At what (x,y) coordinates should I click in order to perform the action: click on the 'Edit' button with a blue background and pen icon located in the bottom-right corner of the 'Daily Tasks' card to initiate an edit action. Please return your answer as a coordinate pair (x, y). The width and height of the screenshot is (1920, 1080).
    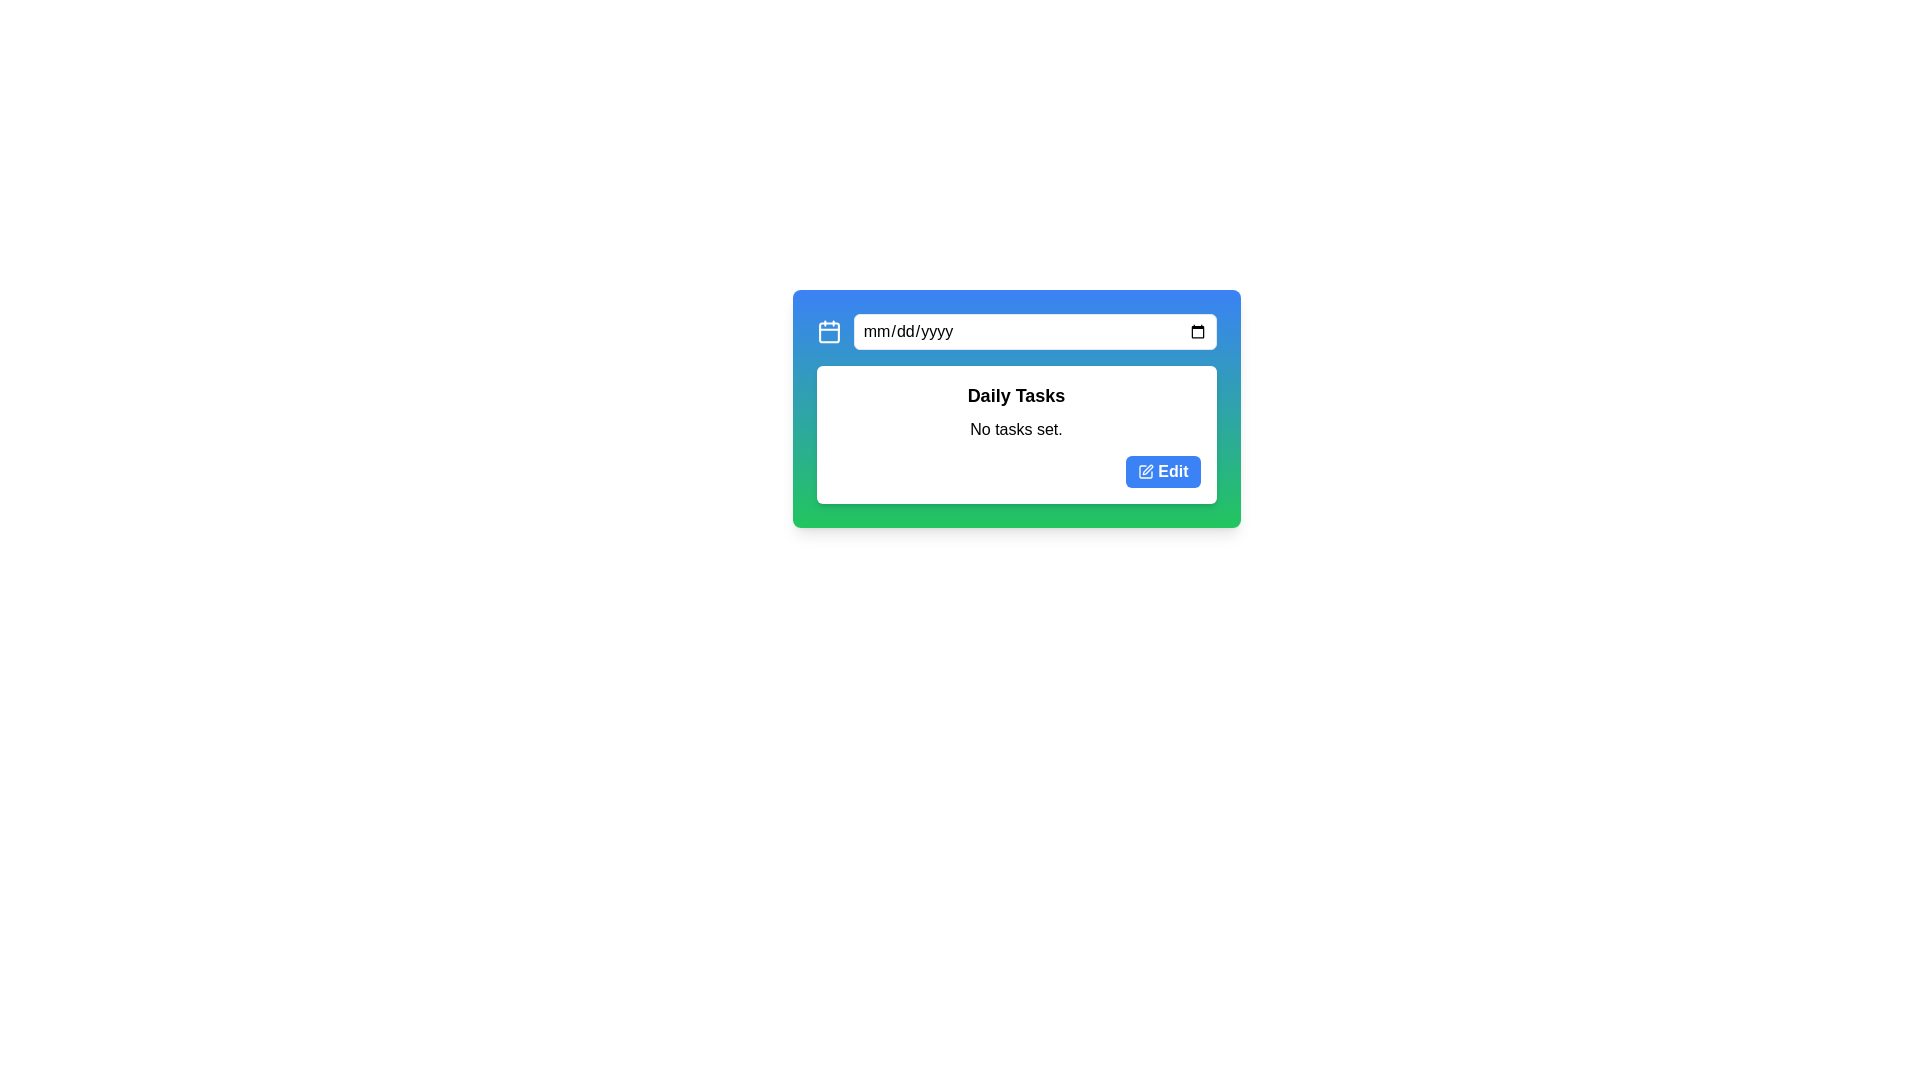
    Looking at the image, I should click on (1163, 471).